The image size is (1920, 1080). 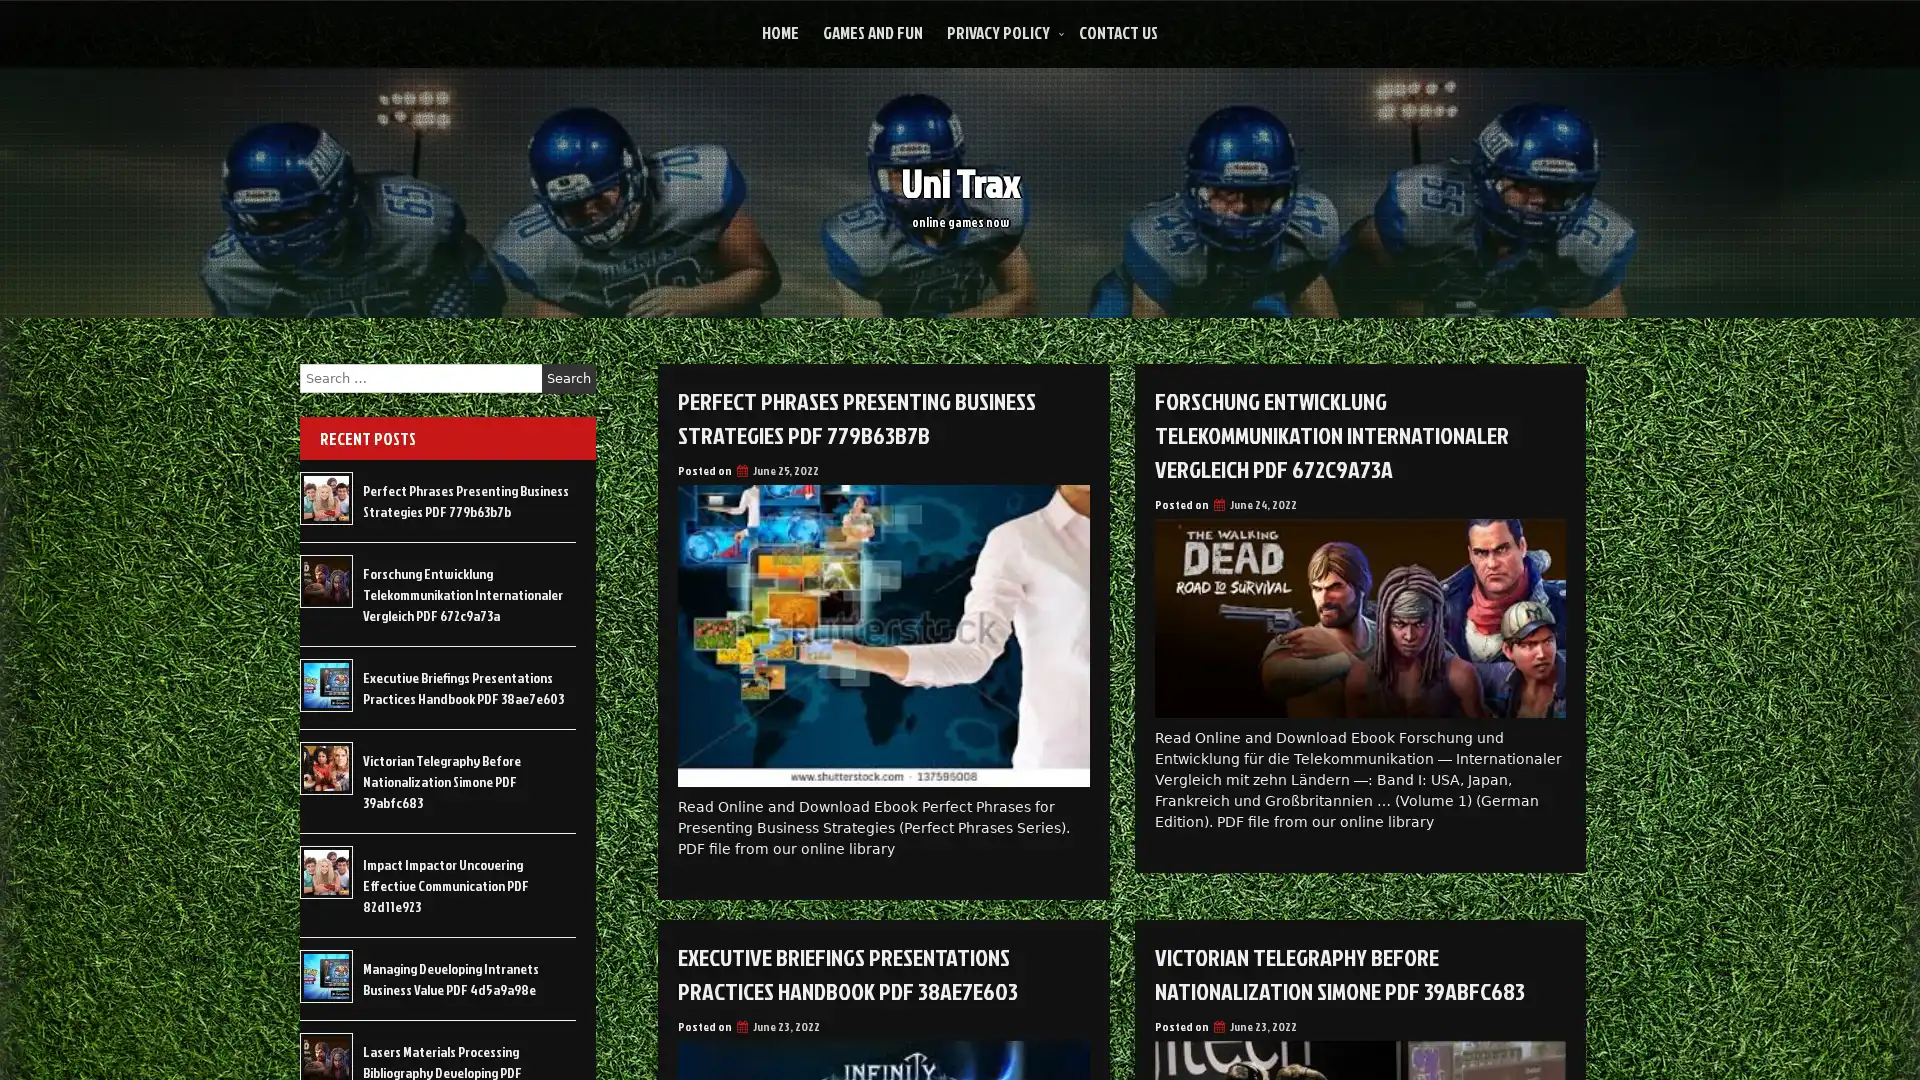 What do you see at coordinates (568, 378) in the screenshot?
I see `Search` at bounding box center [568, 378].